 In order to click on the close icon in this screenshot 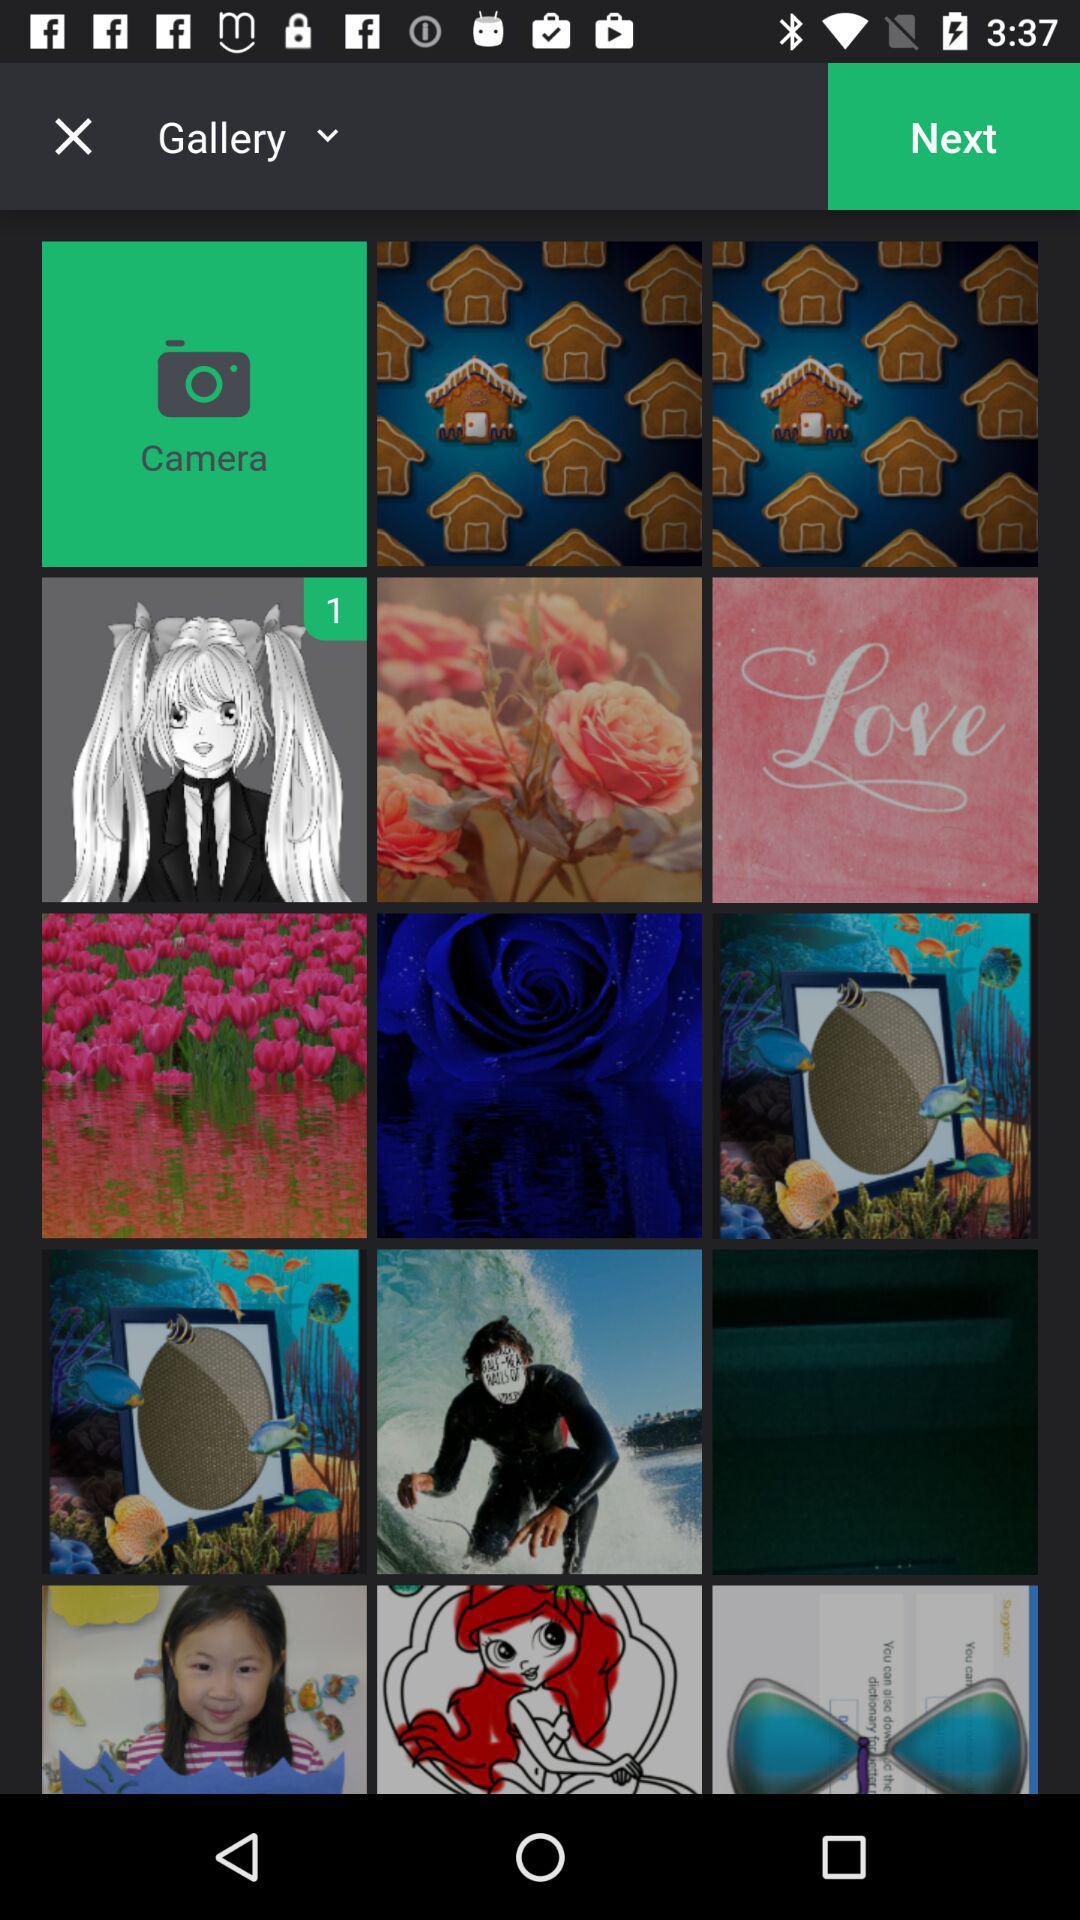, I will do `click(72, 135)`.